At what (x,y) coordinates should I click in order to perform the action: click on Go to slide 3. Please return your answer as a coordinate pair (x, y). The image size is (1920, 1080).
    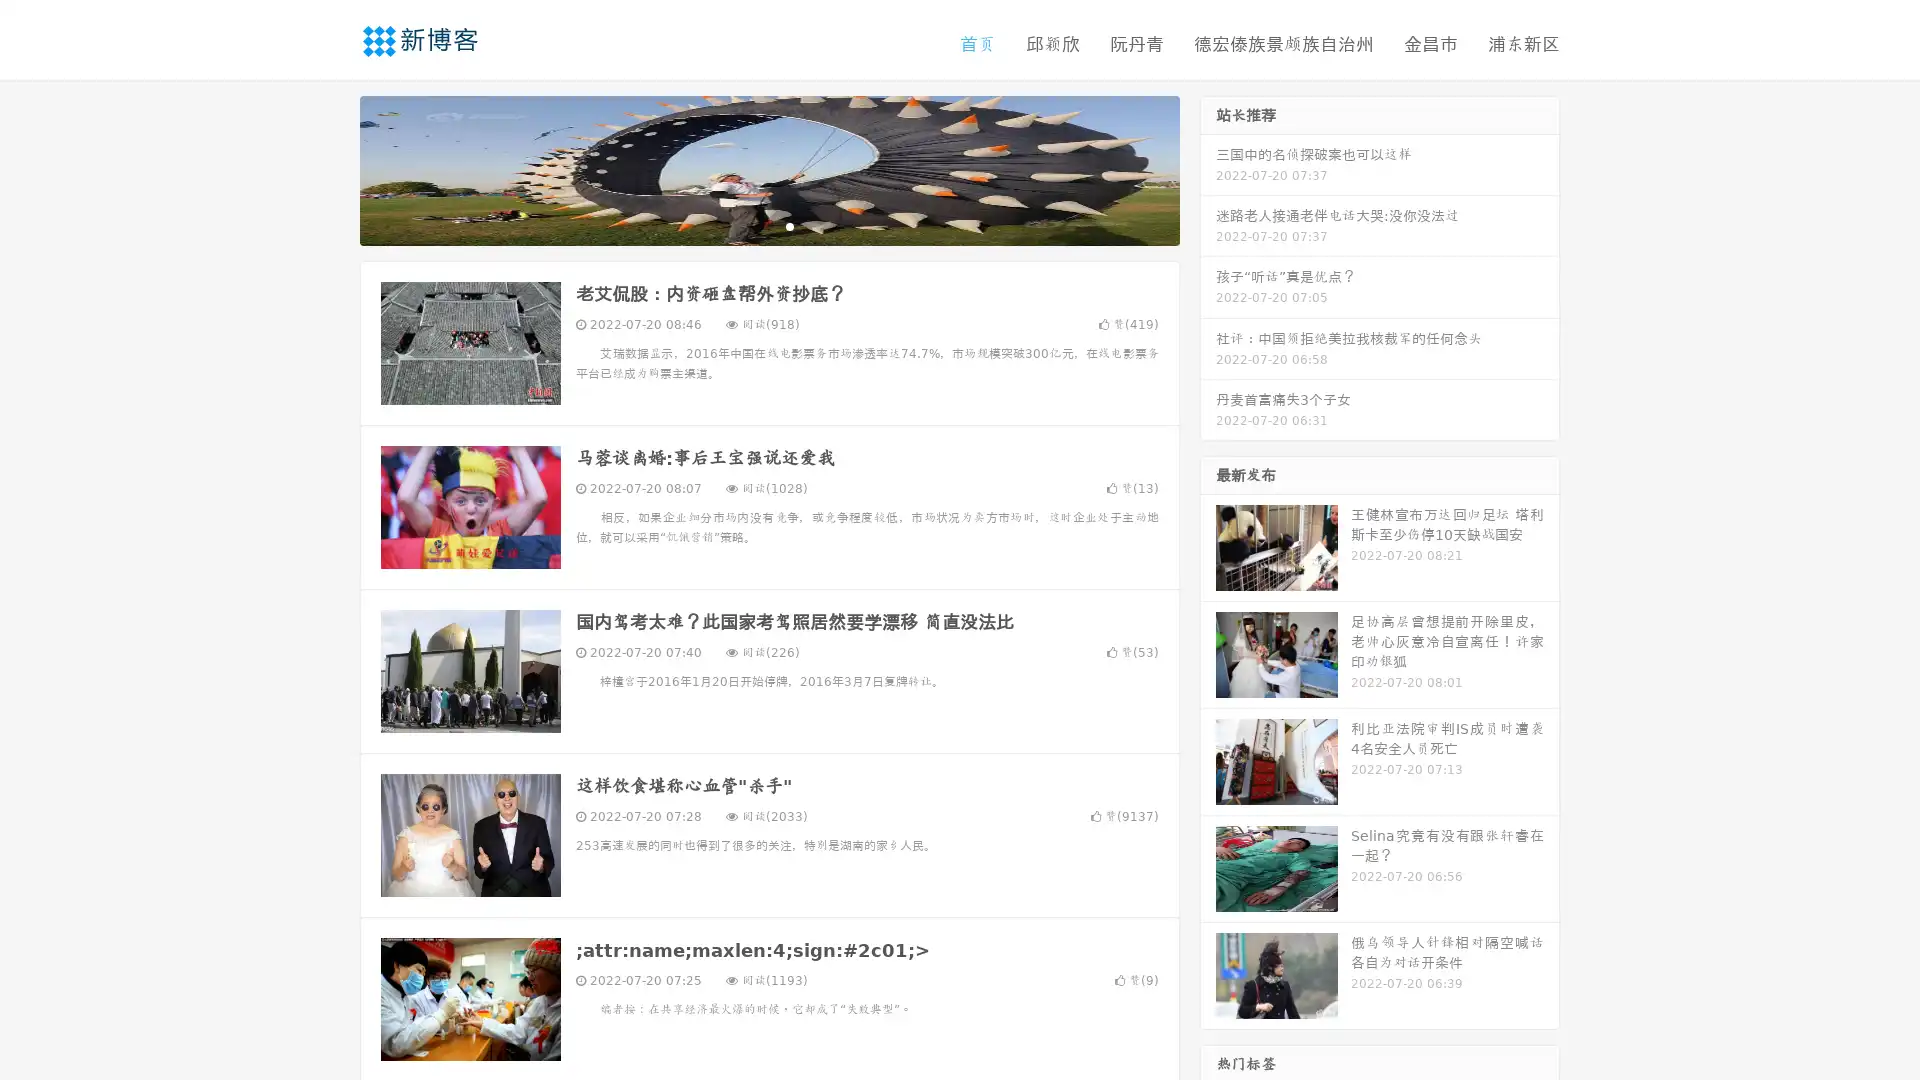
    Looking at the image, I should click on (789, 225).